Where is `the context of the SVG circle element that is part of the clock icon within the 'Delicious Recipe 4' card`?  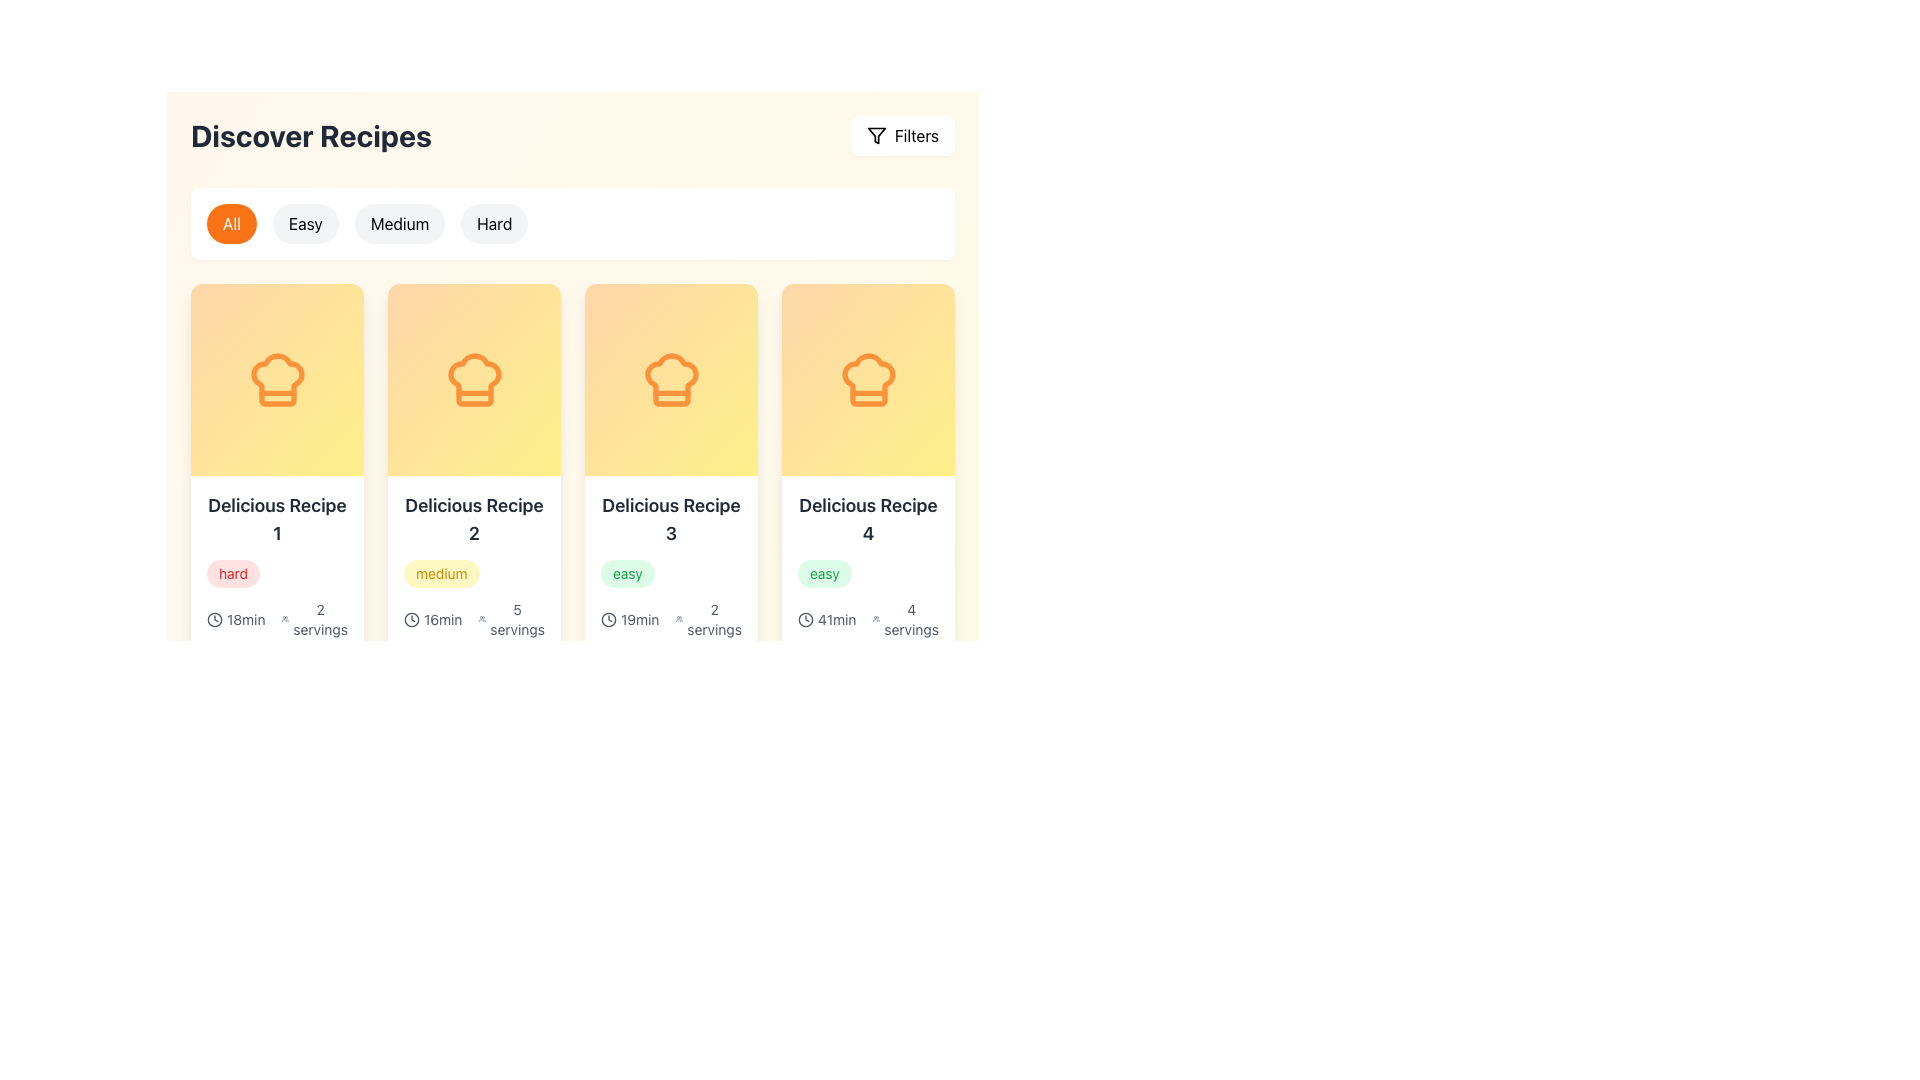 the context of the SVG circle element that is part of the clock icon within the 'Delicious Recipe 4' card is located at coordinates (806, 619).